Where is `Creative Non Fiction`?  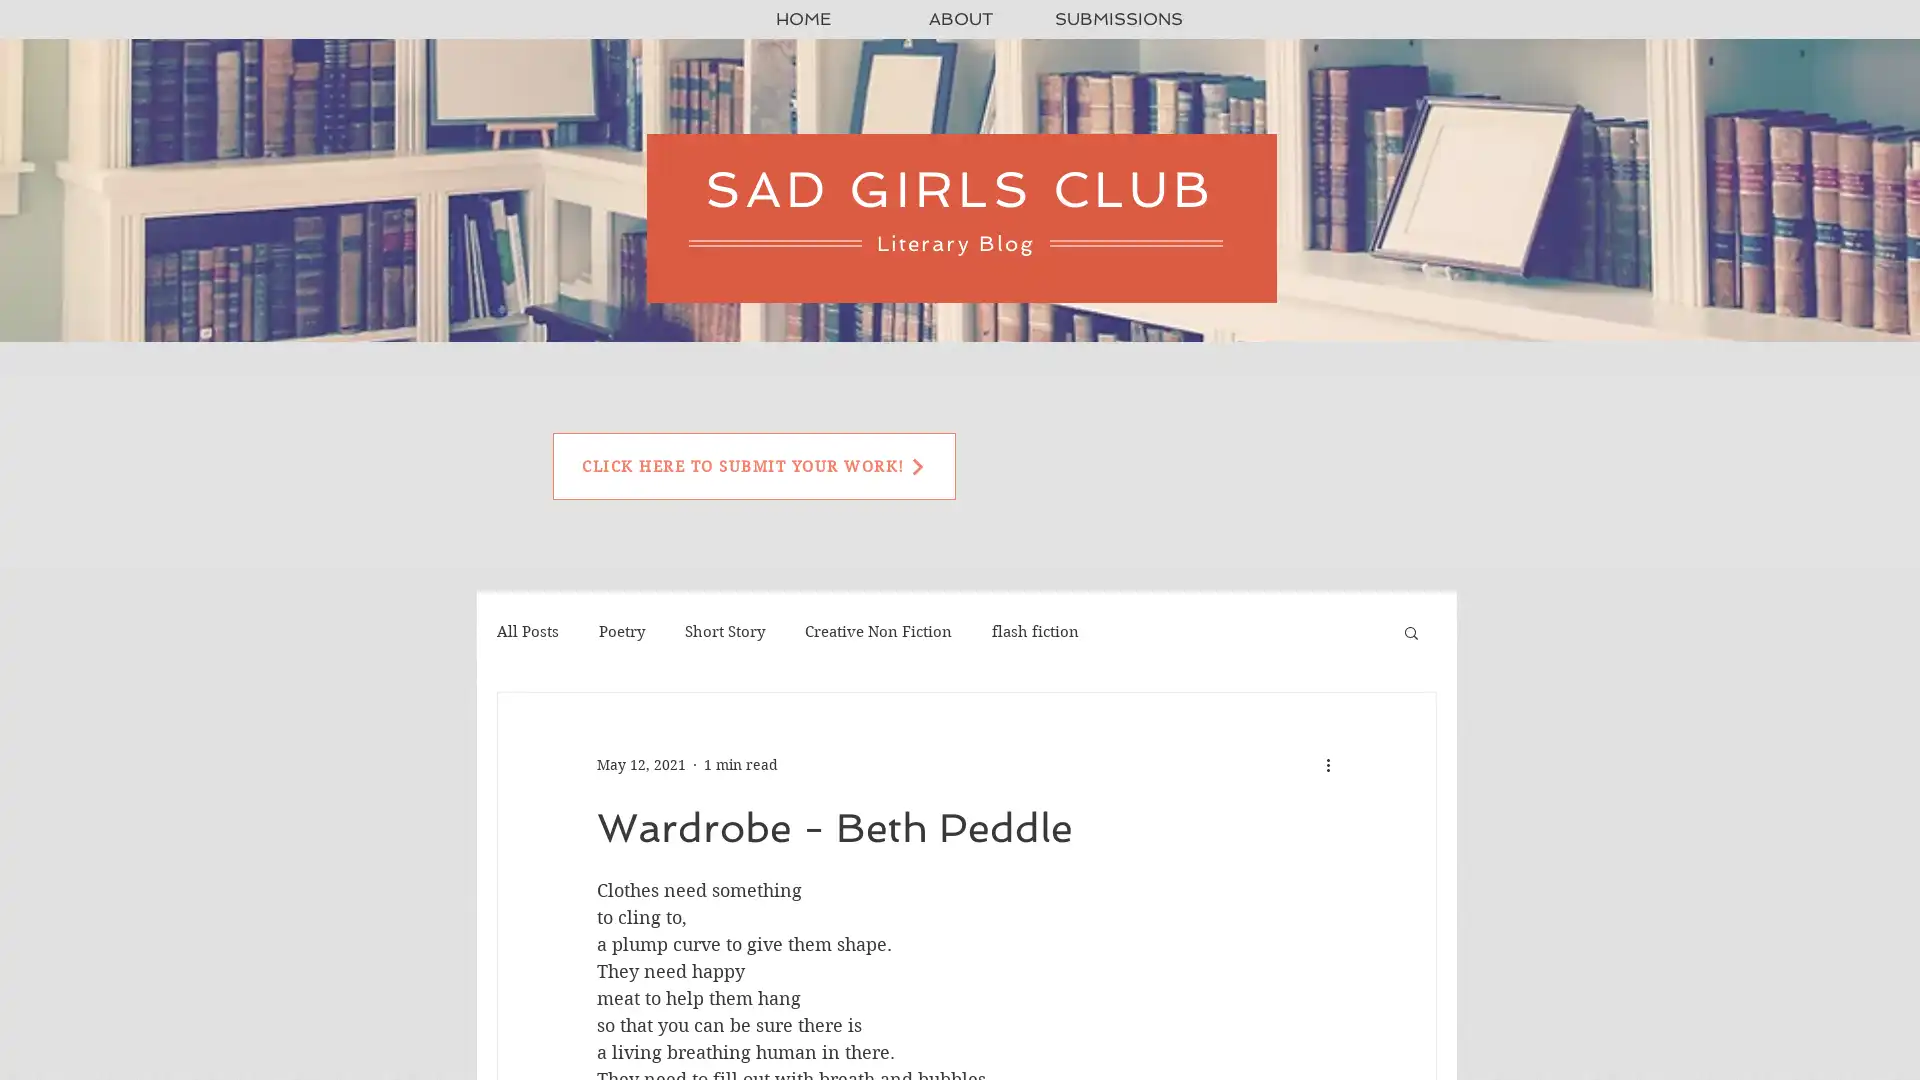 Creative Non Fiction is located at coordinates (878, 632).